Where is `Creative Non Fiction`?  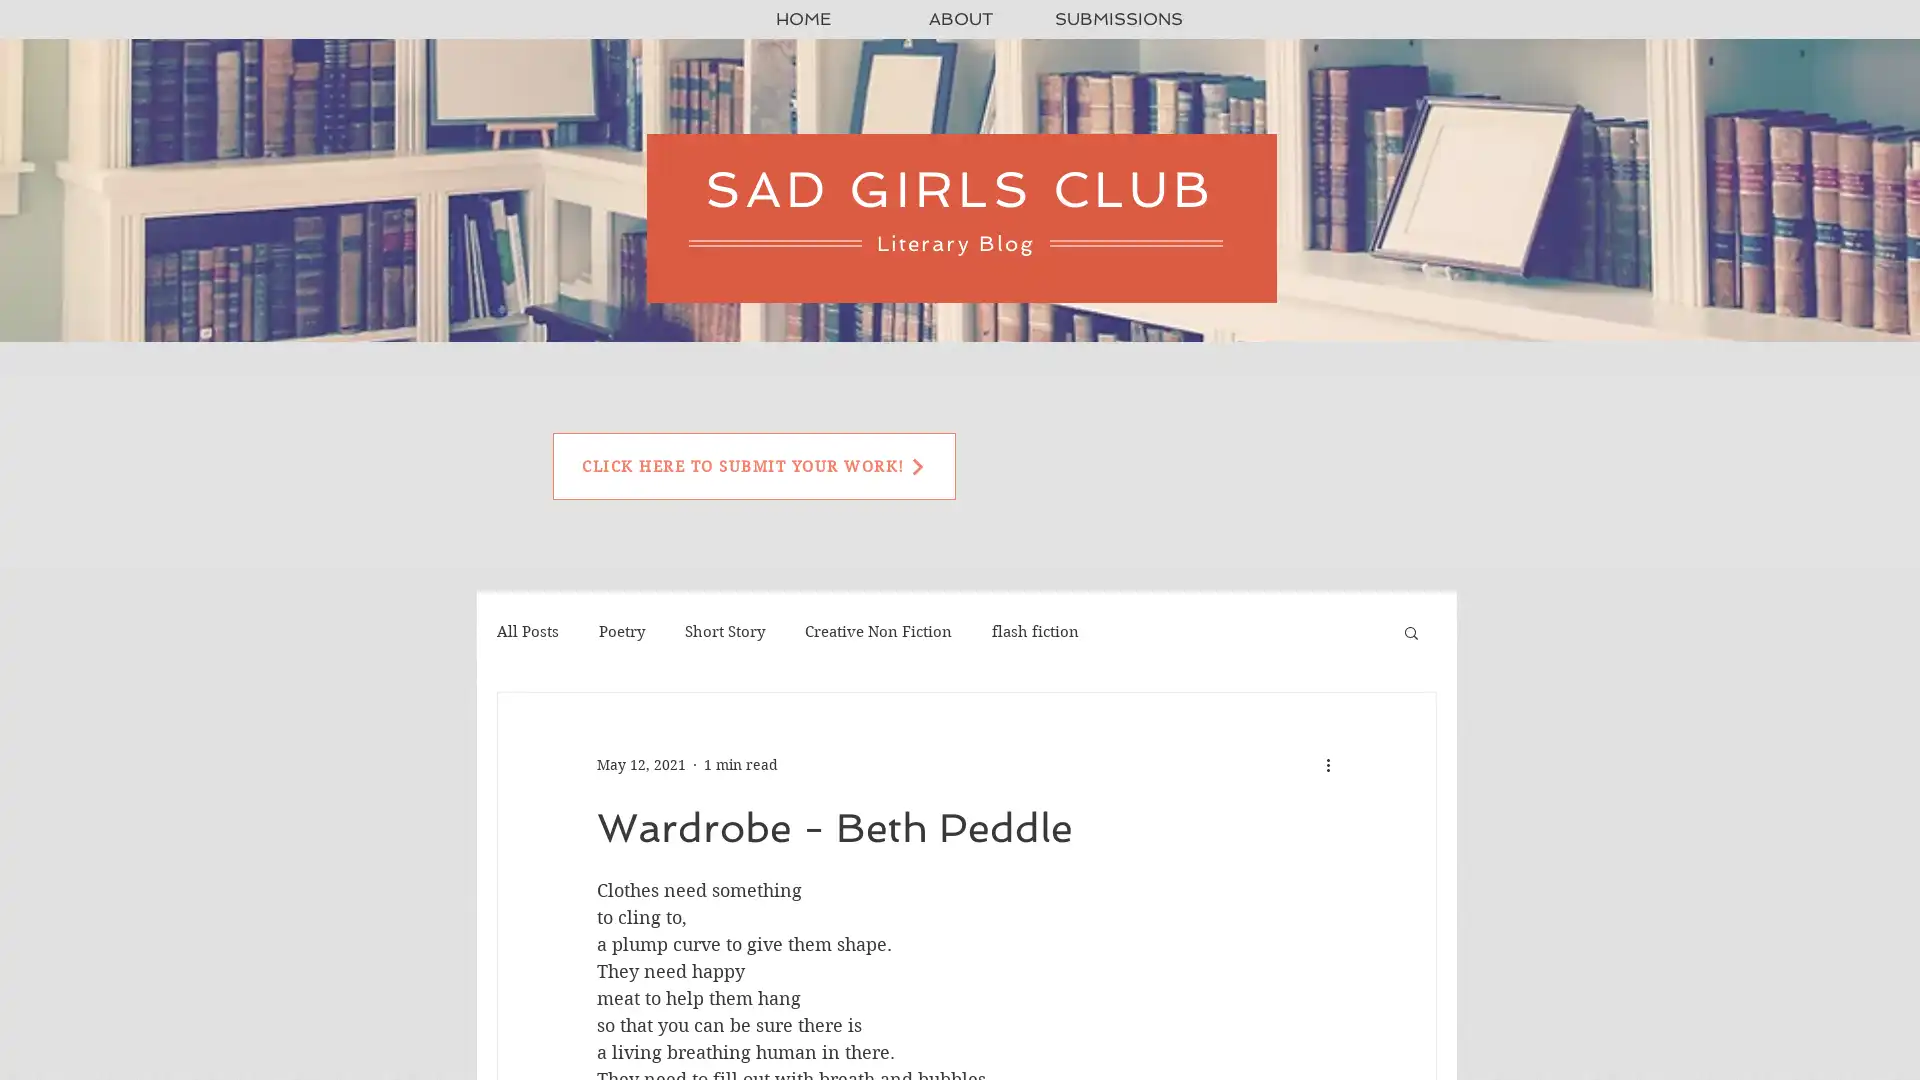 Creative Non Fiction is located at coordinates (878, 632).